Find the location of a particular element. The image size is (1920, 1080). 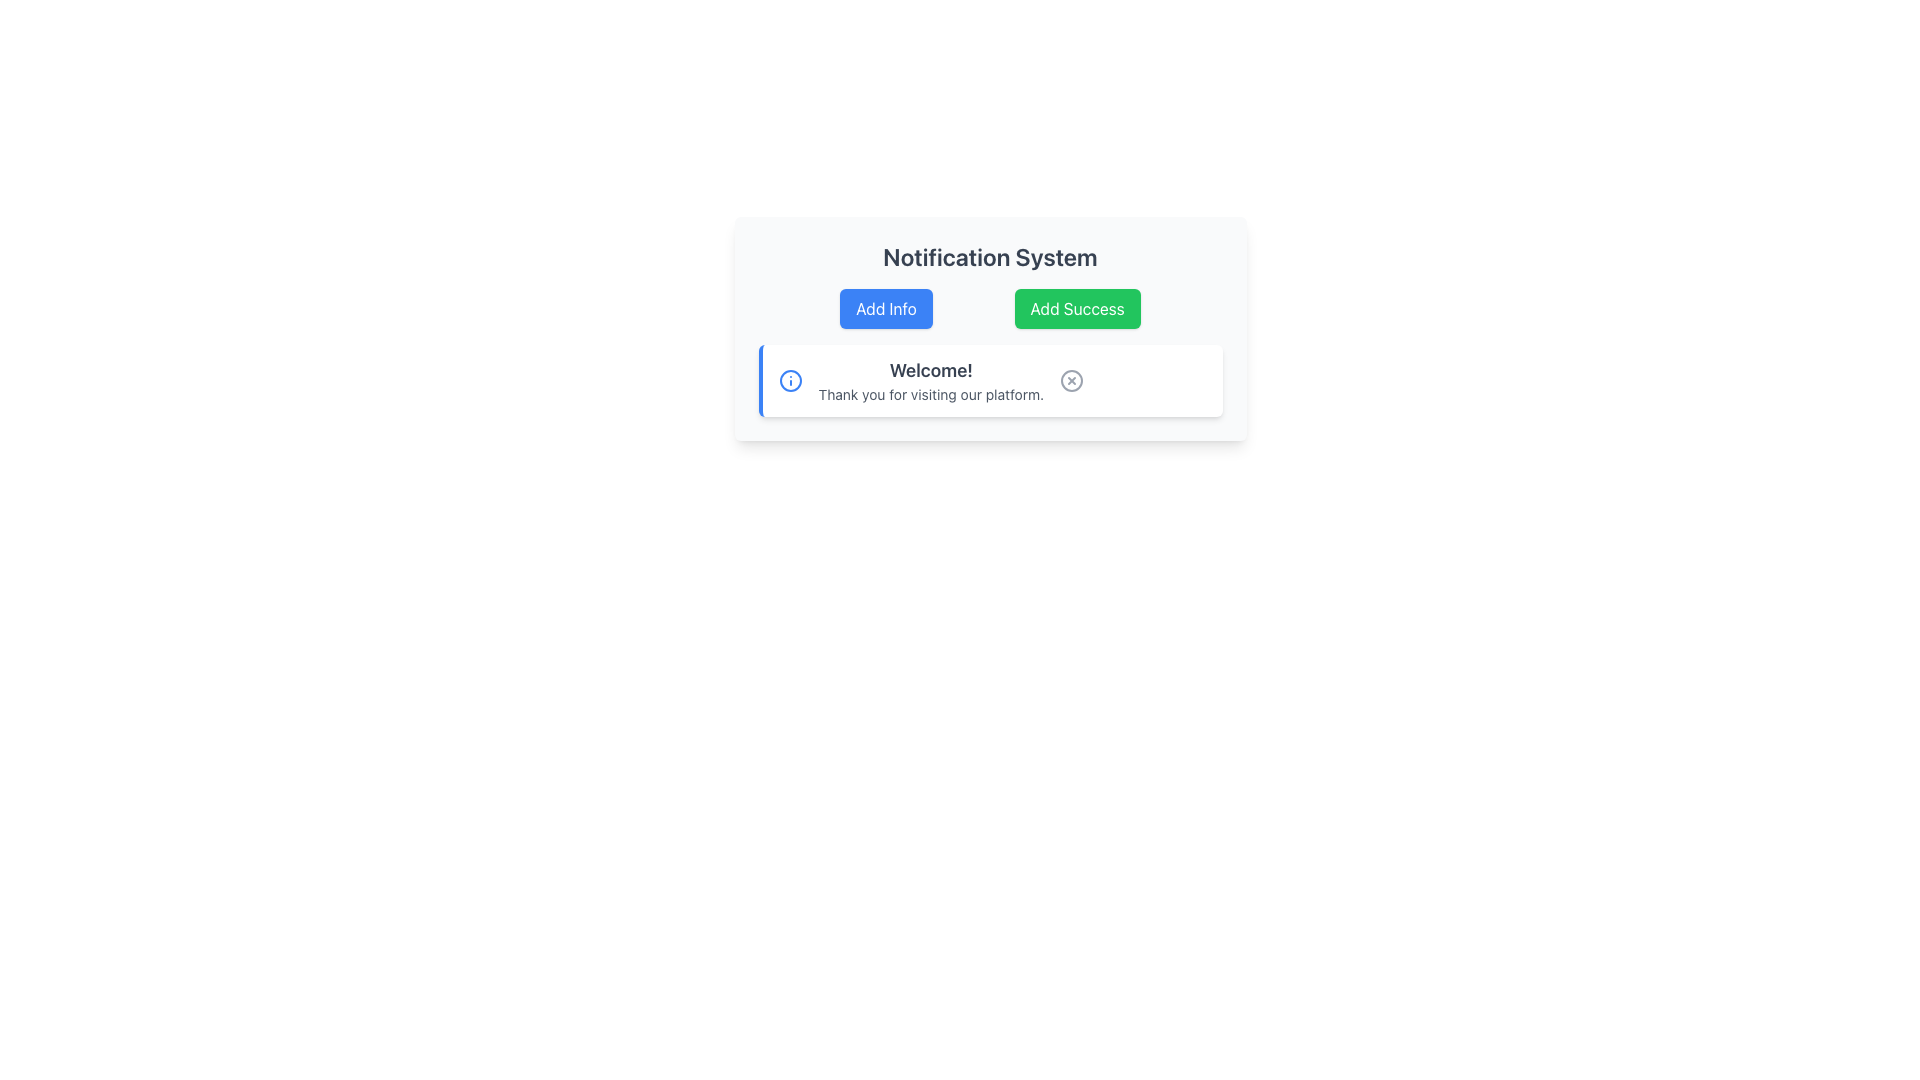

the close button icon located at the far right of the 'Welcome!' notification card to observe the color change is located at coordinates (1071, 381).